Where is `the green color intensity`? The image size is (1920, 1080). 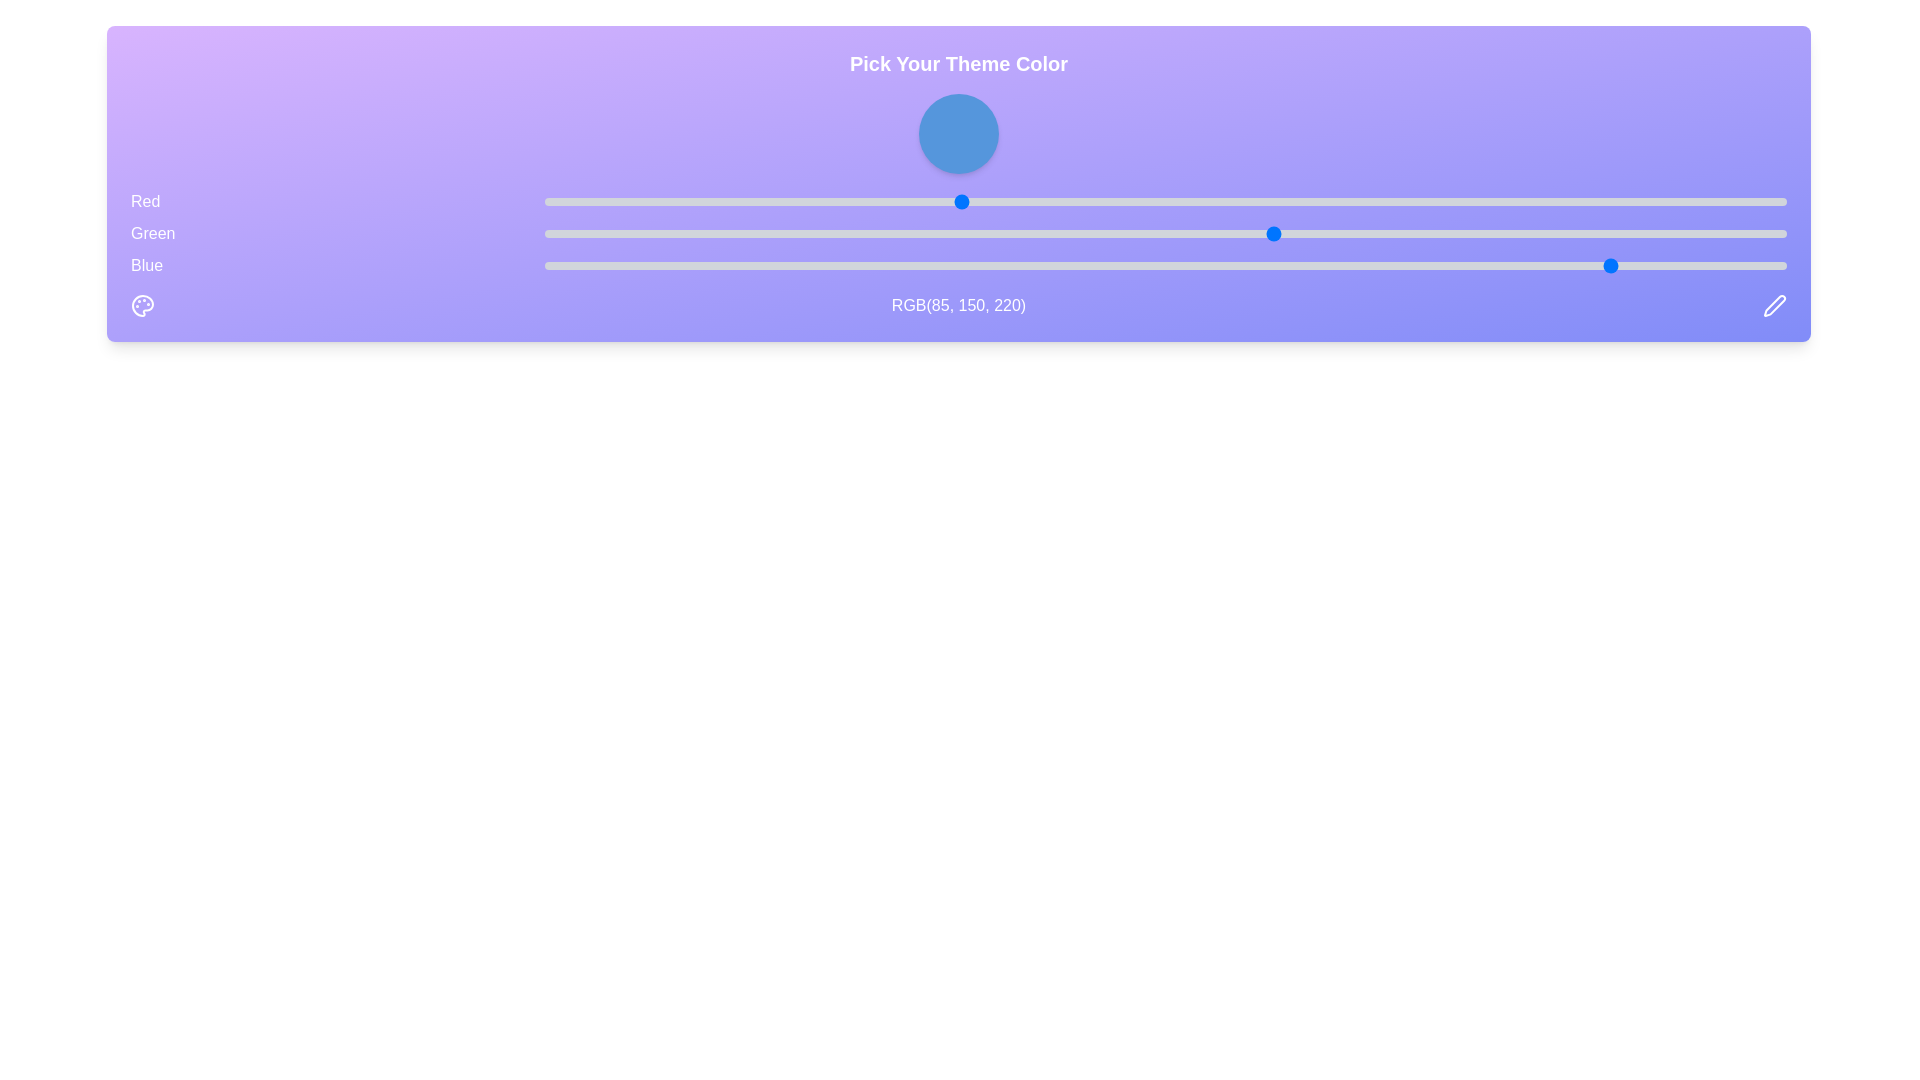
the green color intensity is located at coordinates (1455, 233).